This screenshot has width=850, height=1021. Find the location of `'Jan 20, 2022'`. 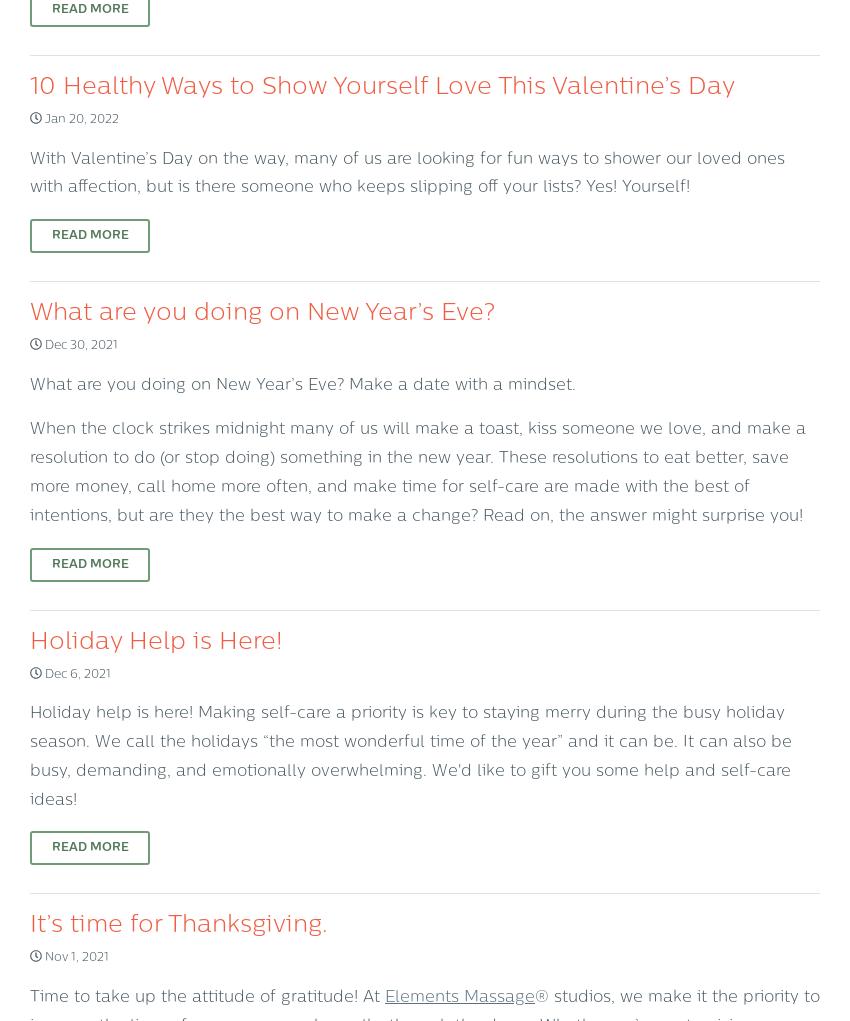

'Jan 20, 2022' is located at coordinates (40, 119).